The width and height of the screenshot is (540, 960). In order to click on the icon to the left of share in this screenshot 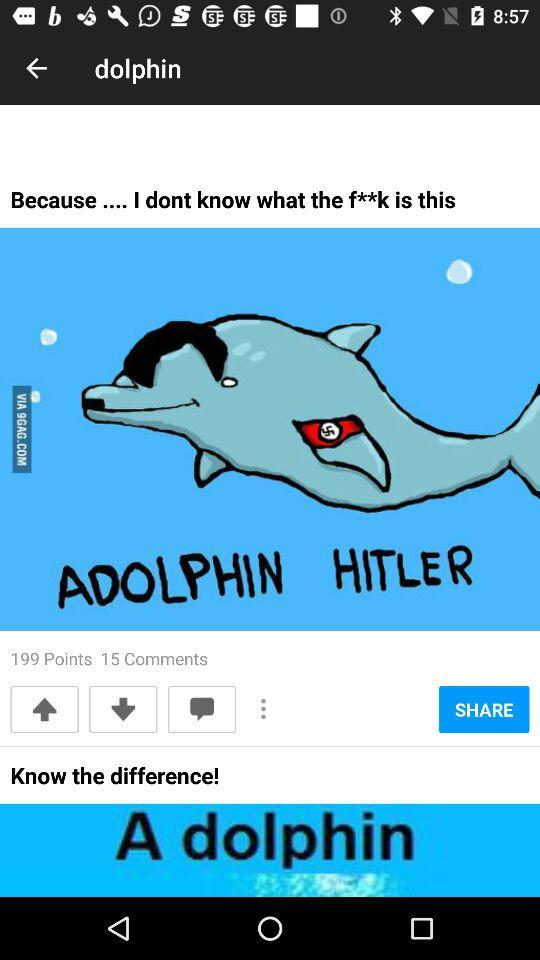, I will do `click(263, 709)`.